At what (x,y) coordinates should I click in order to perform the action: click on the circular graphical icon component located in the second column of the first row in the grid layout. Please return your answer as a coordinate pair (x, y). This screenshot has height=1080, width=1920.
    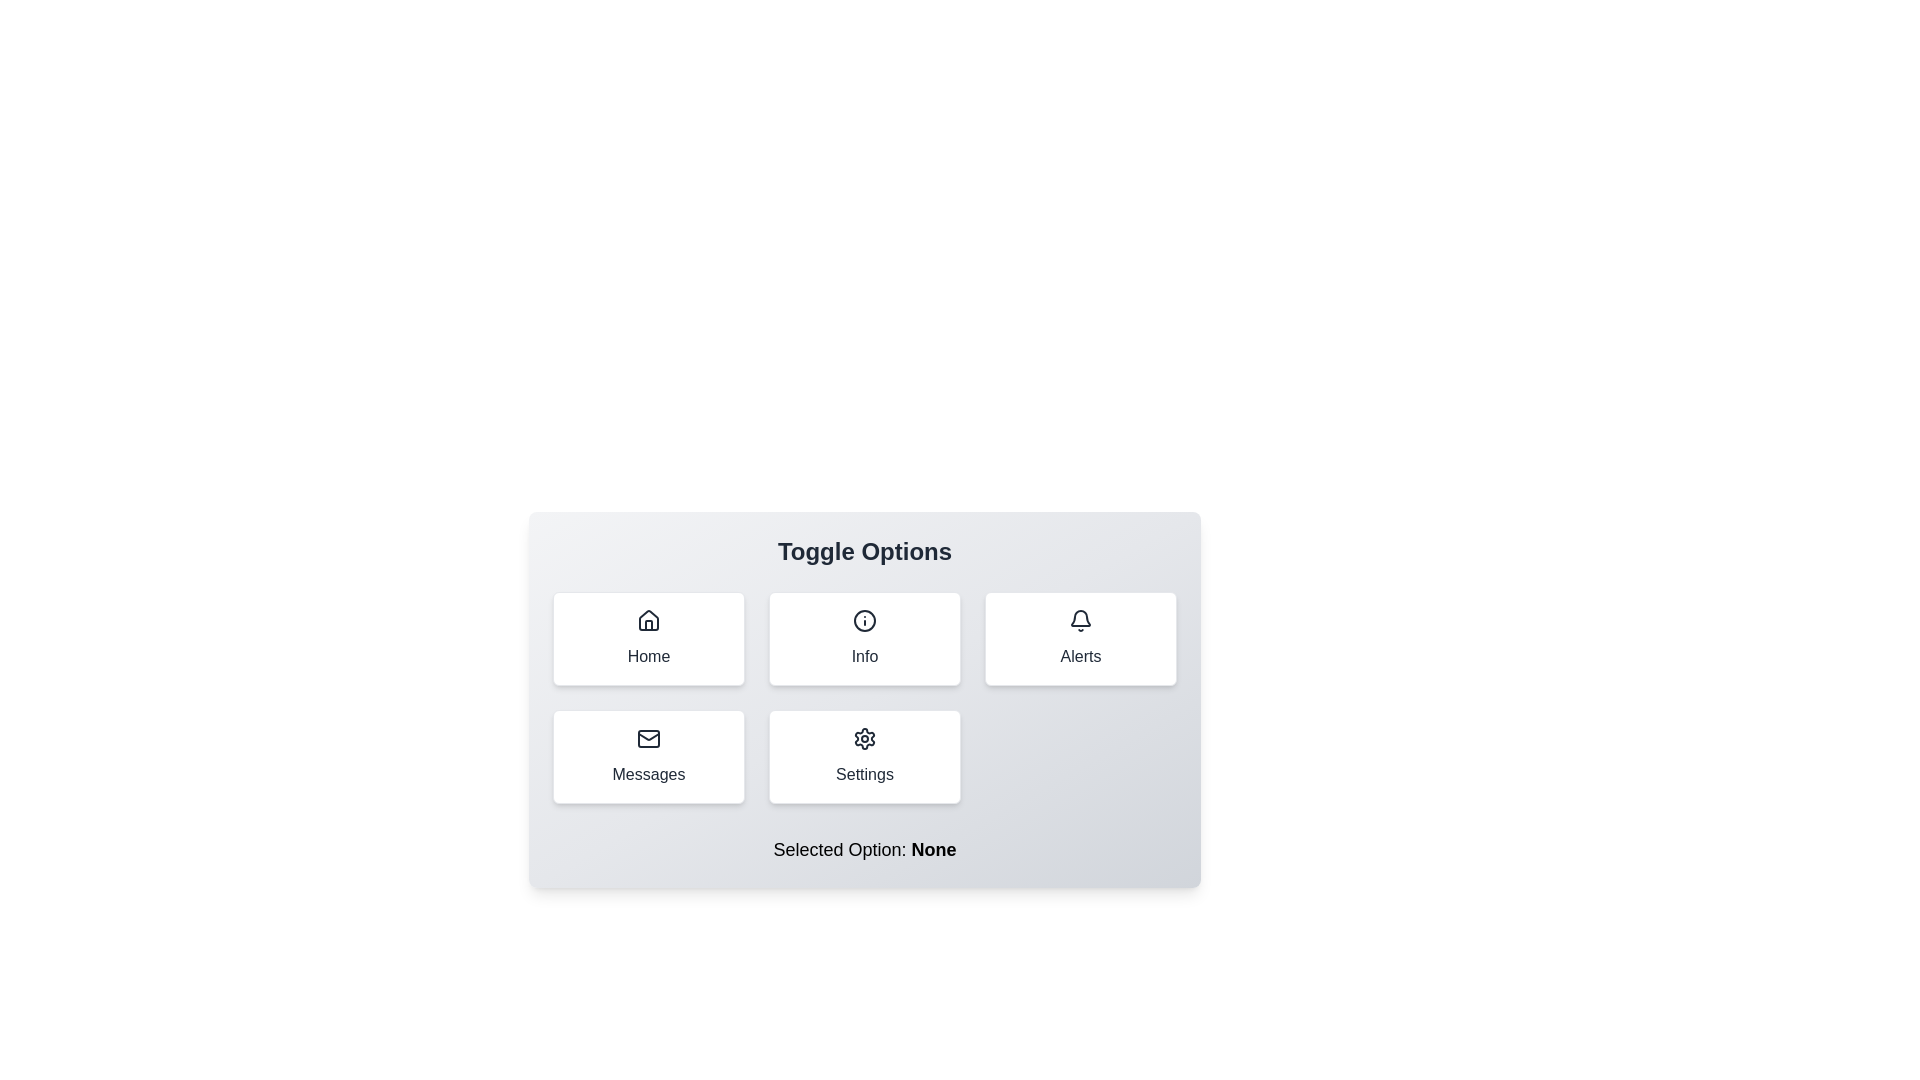
    Looking at the image, I should click on (864, 620).